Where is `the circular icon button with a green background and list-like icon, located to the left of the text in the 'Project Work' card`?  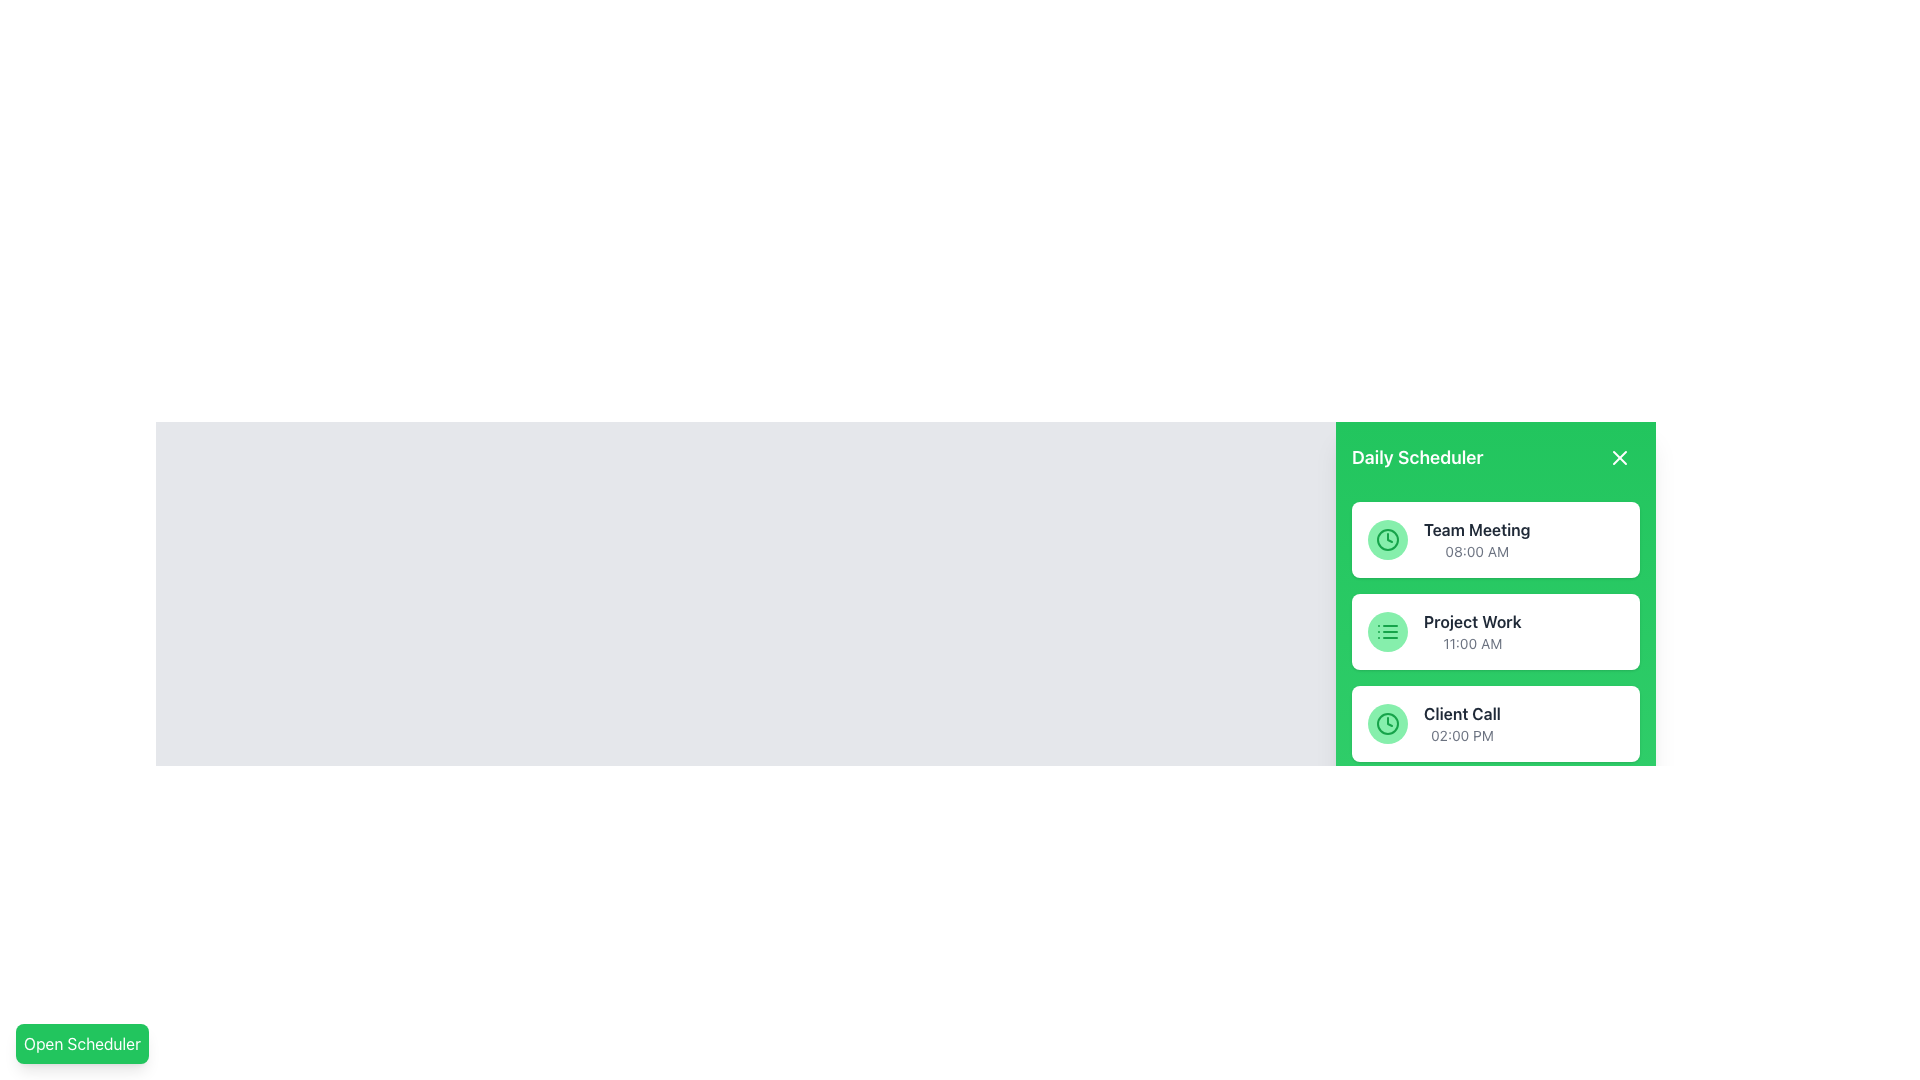
the circular icon button with a green background and list-like icon, located to the left of the text in the 'Project Work' card is located at coordinates (1386, 632).